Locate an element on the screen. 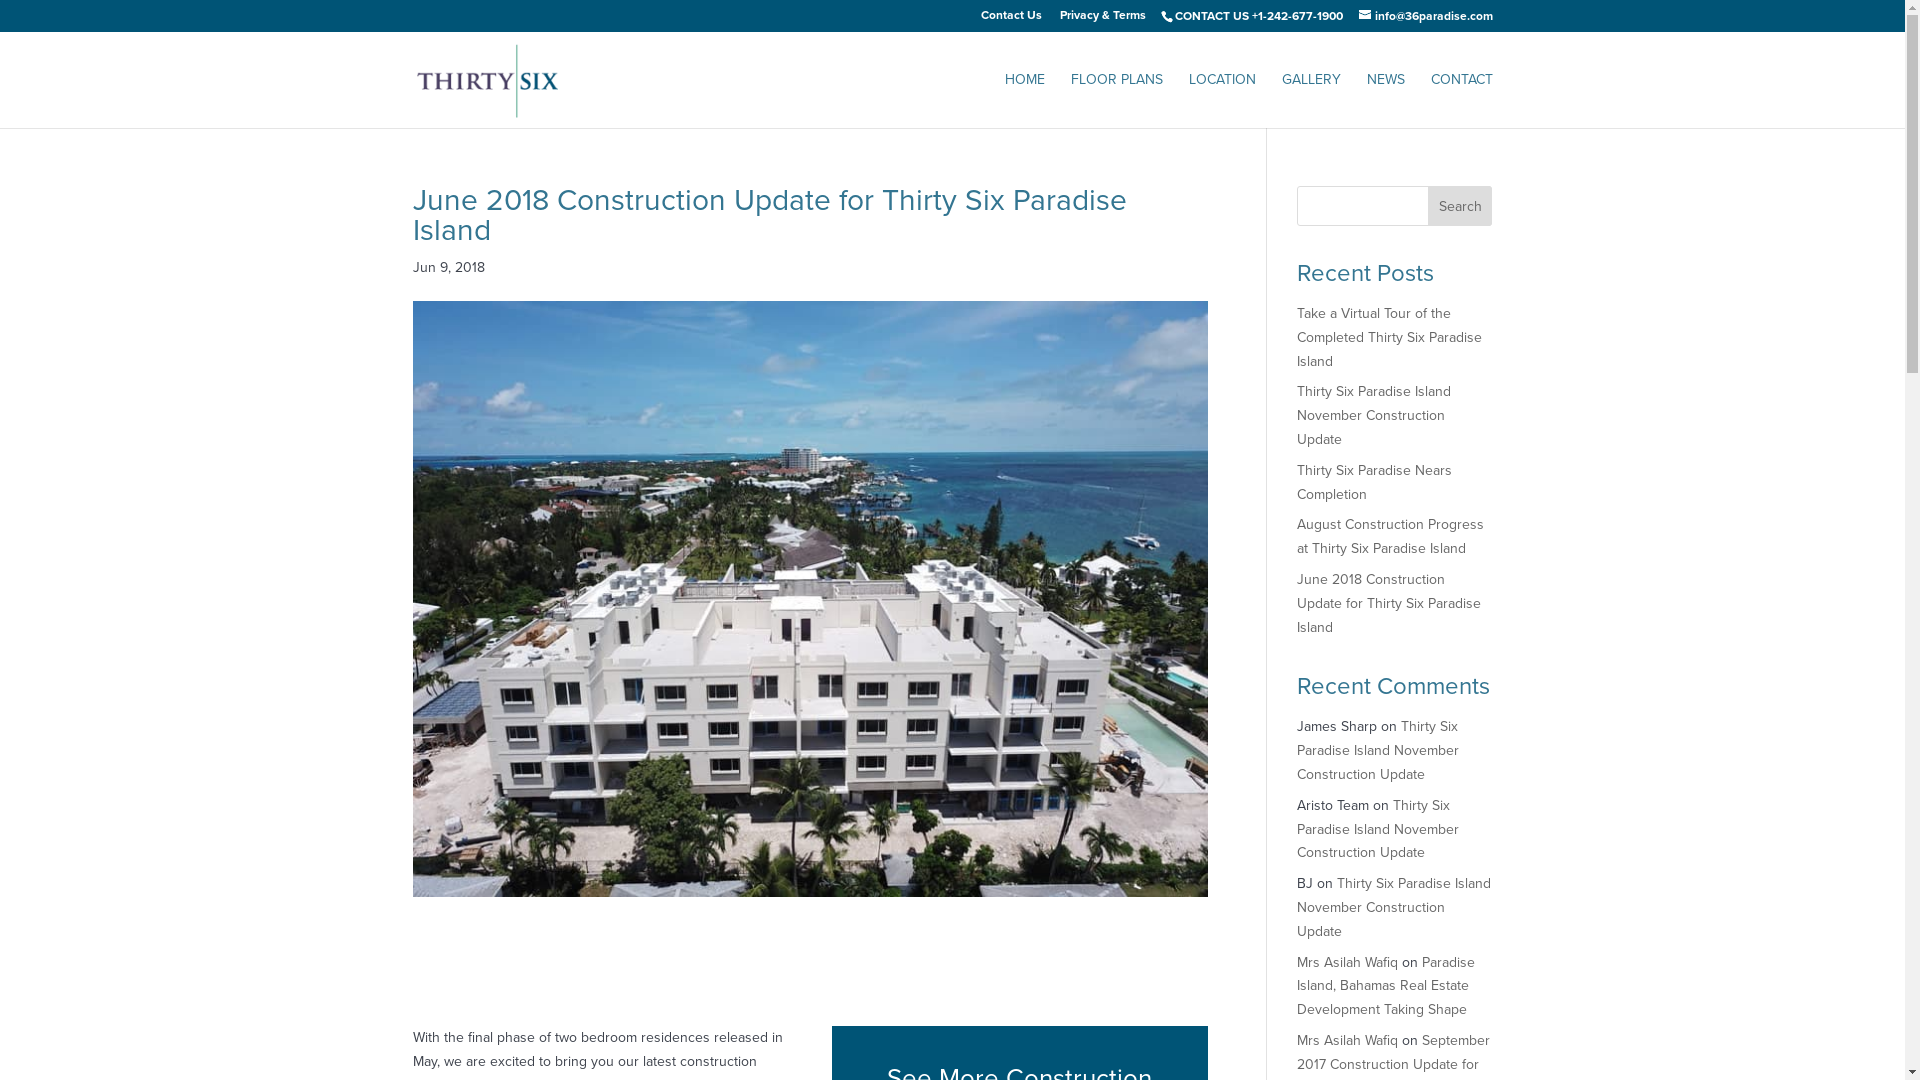  'NEWS' is located at coordinates (1384, 100).